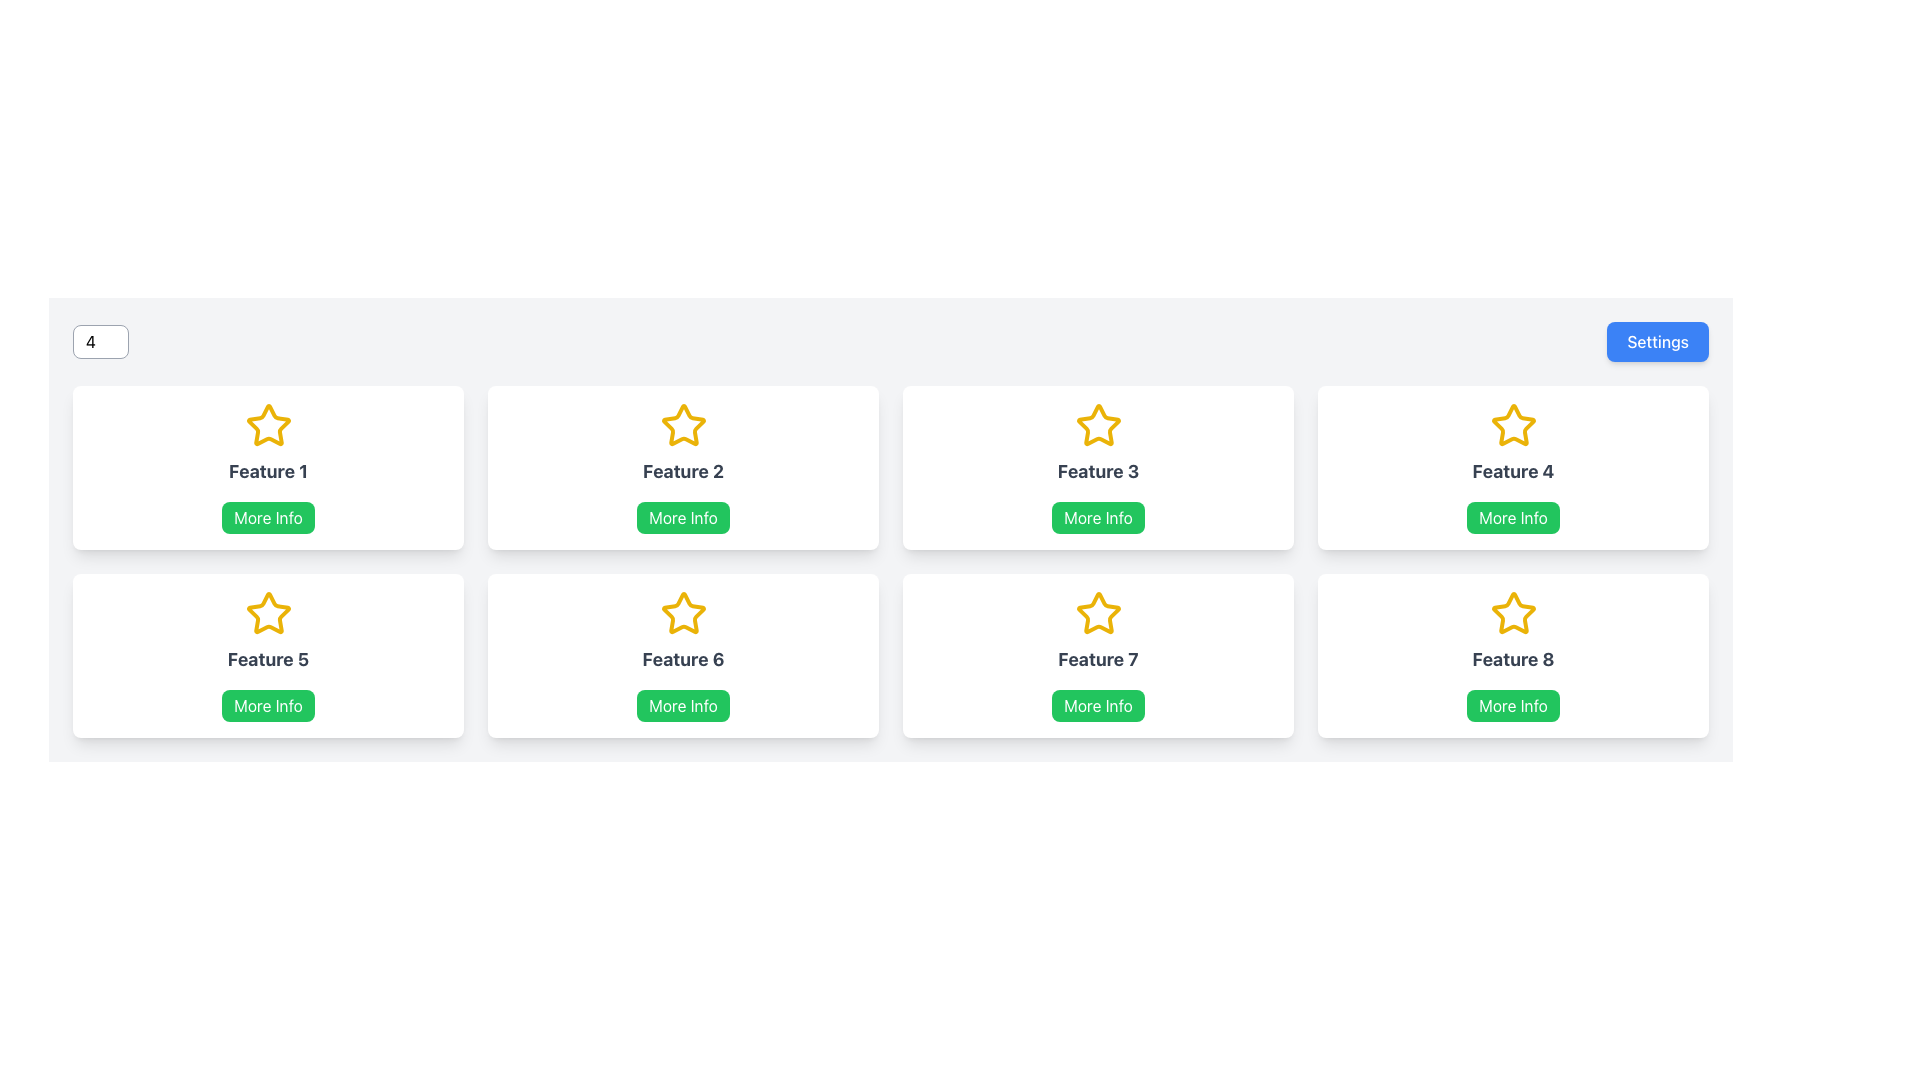 The width and height of the screenshot is (1920, 1080). What do you see at coordinates (267, 612) in the screenshot?
I see `the yellow outlined star icon with a hollow center located at the top center of the card labeled 'Feature 5'` at bounding box center [267, 612].